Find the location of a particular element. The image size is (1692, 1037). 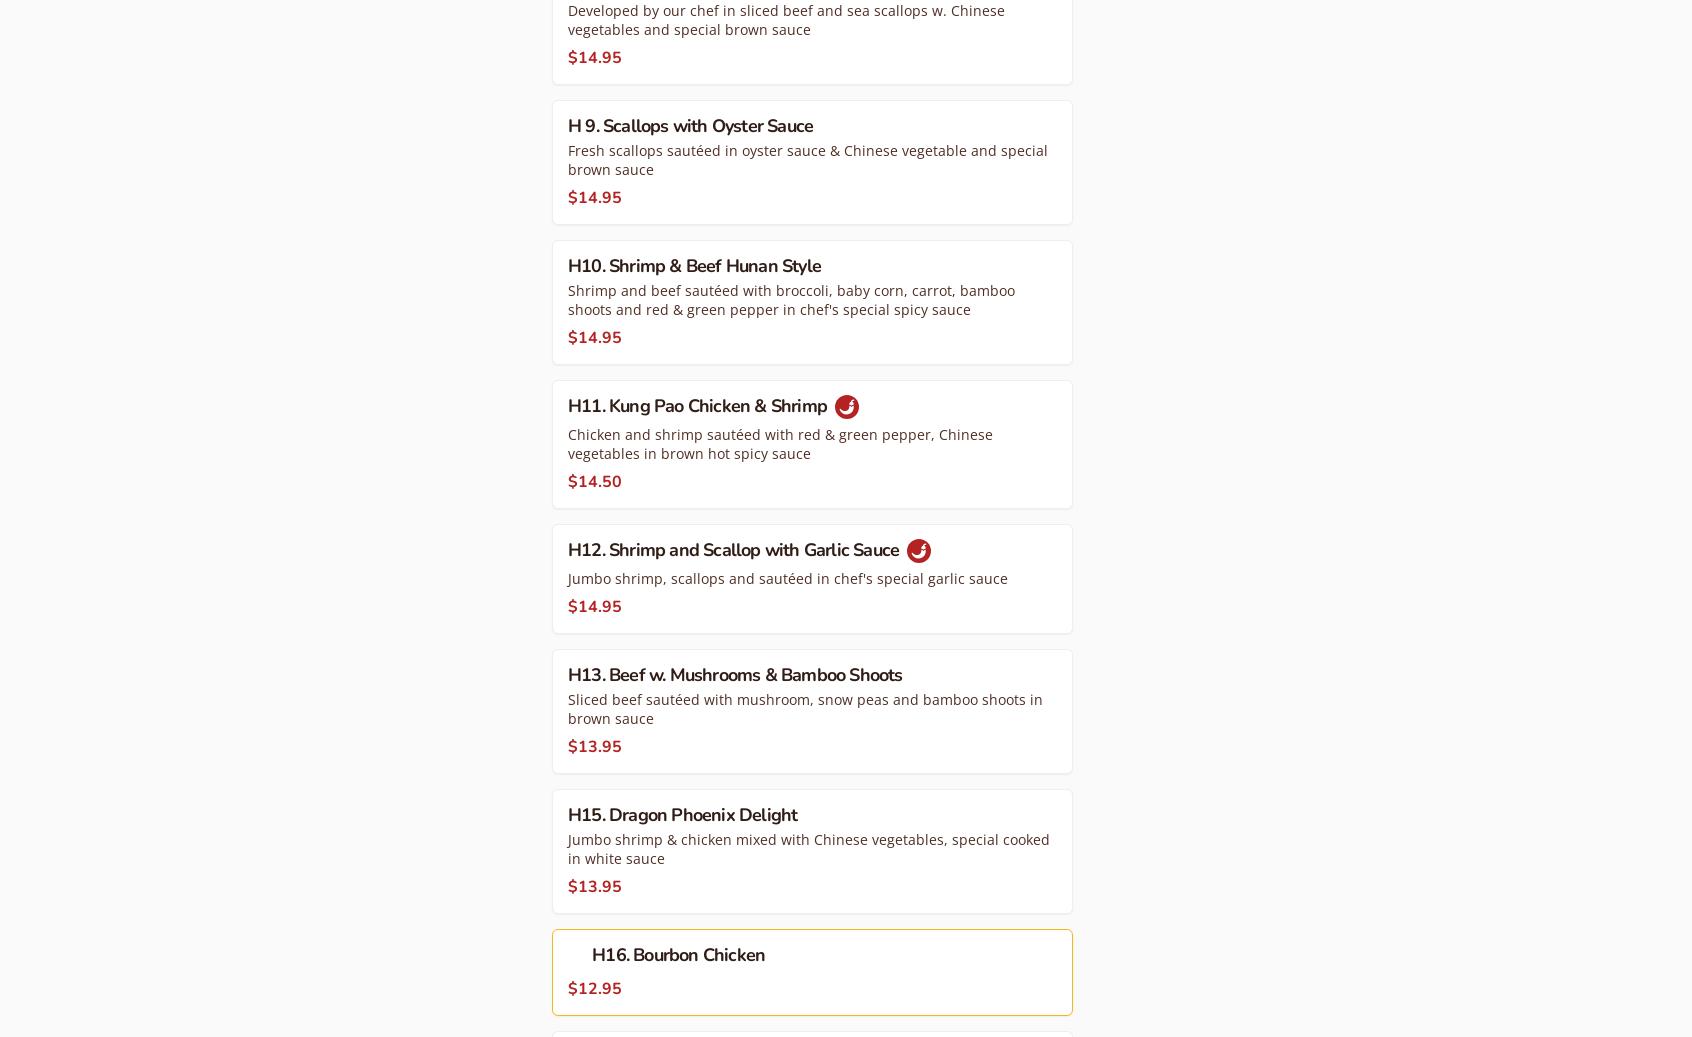

'H16. Bourbon Chicken' is located at coordinates (678, 954).